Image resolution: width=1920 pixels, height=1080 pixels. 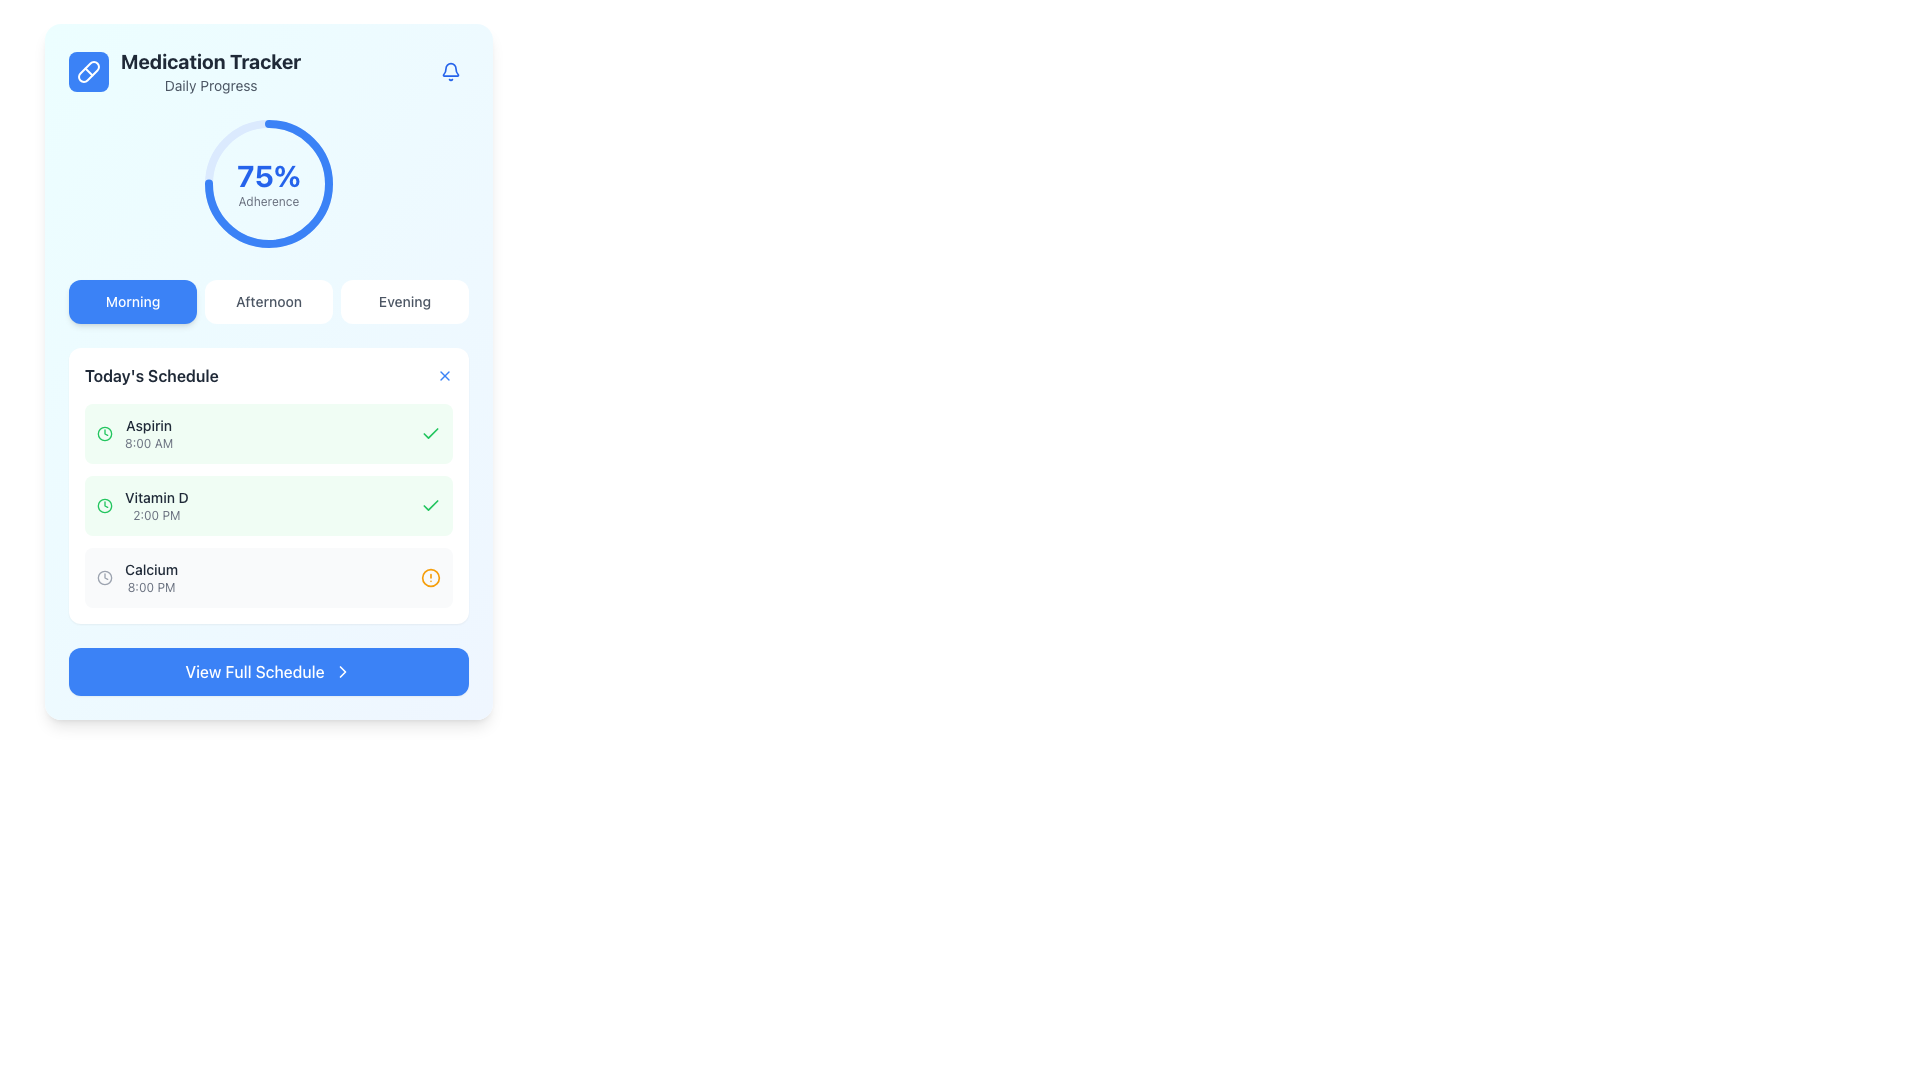 I want to click on the right-pointing chevron icon within the 'View Full Schedule' button, which is styled in white against a blue background, so click(x=342, y=671).